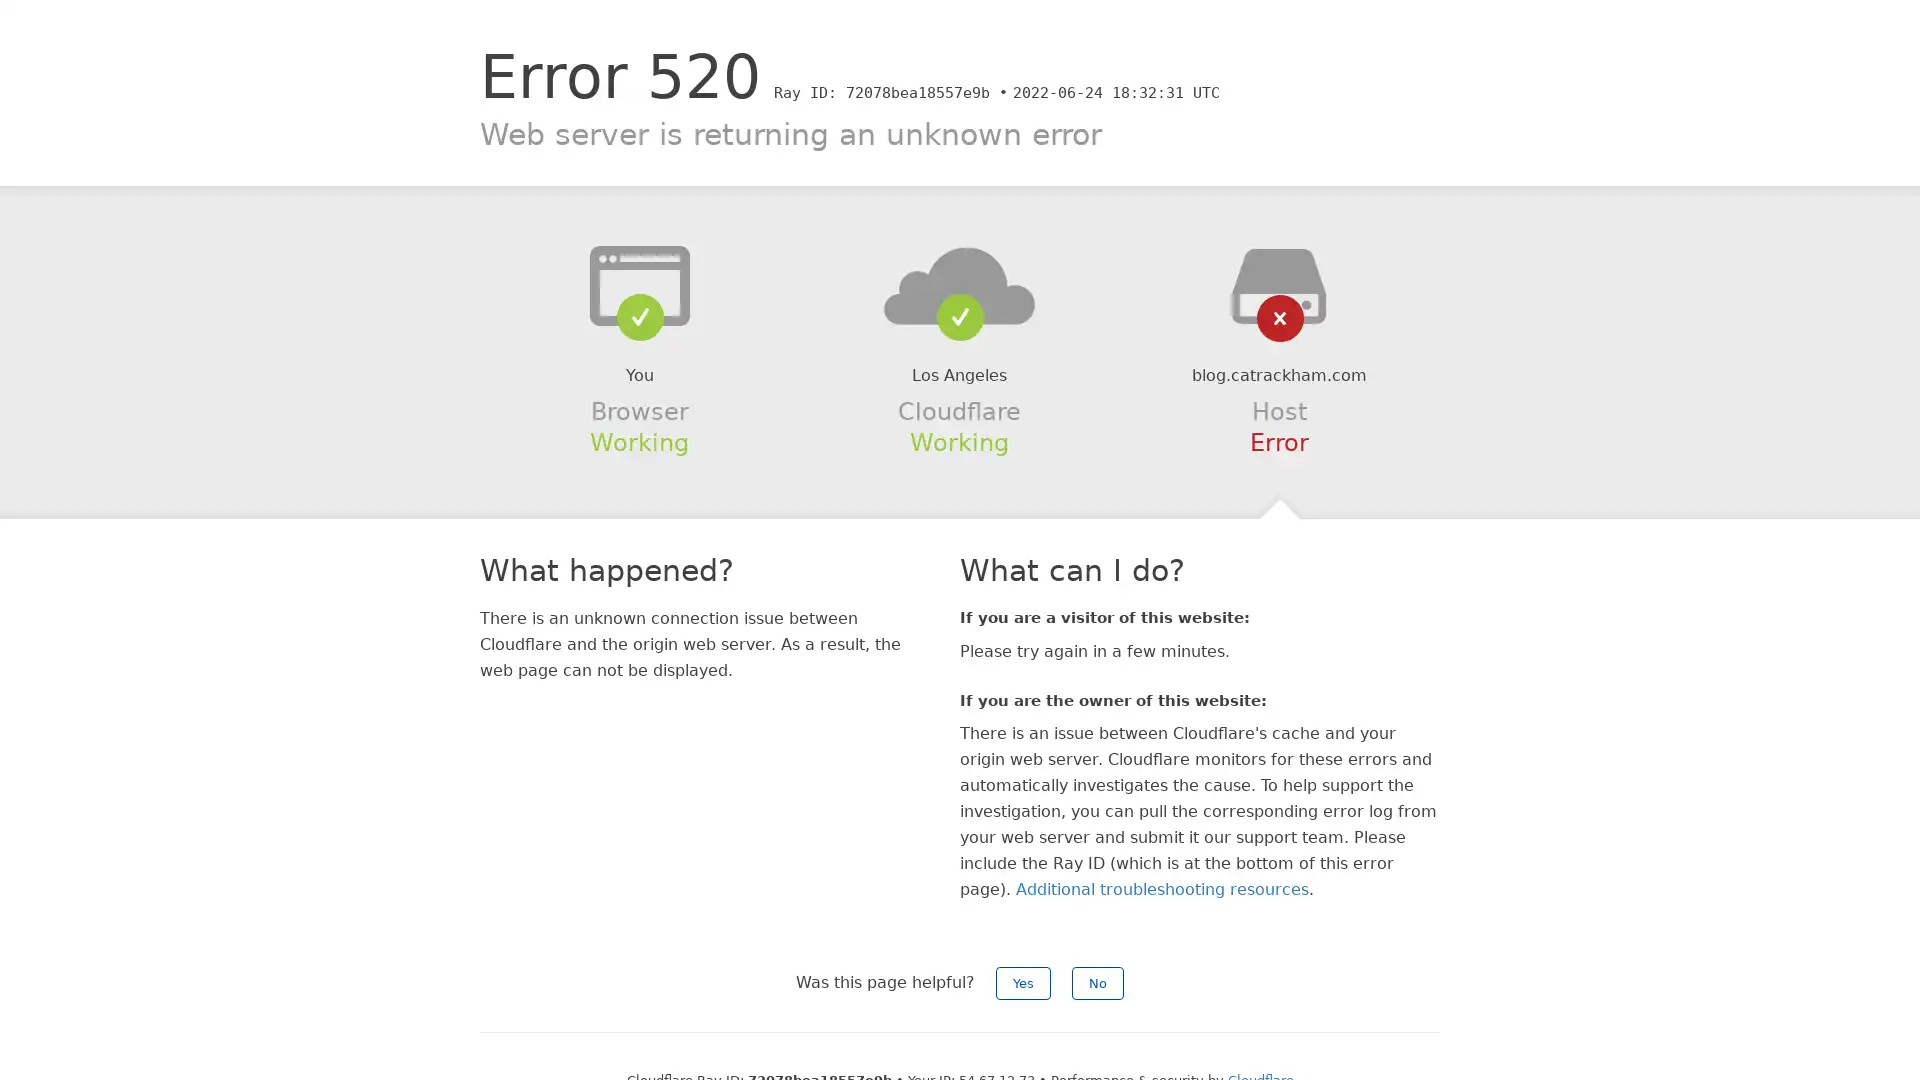  What do you see at coordinates (1023, 982) in the screenshot?
I see `Yes` at bounding box center [1023, 982].